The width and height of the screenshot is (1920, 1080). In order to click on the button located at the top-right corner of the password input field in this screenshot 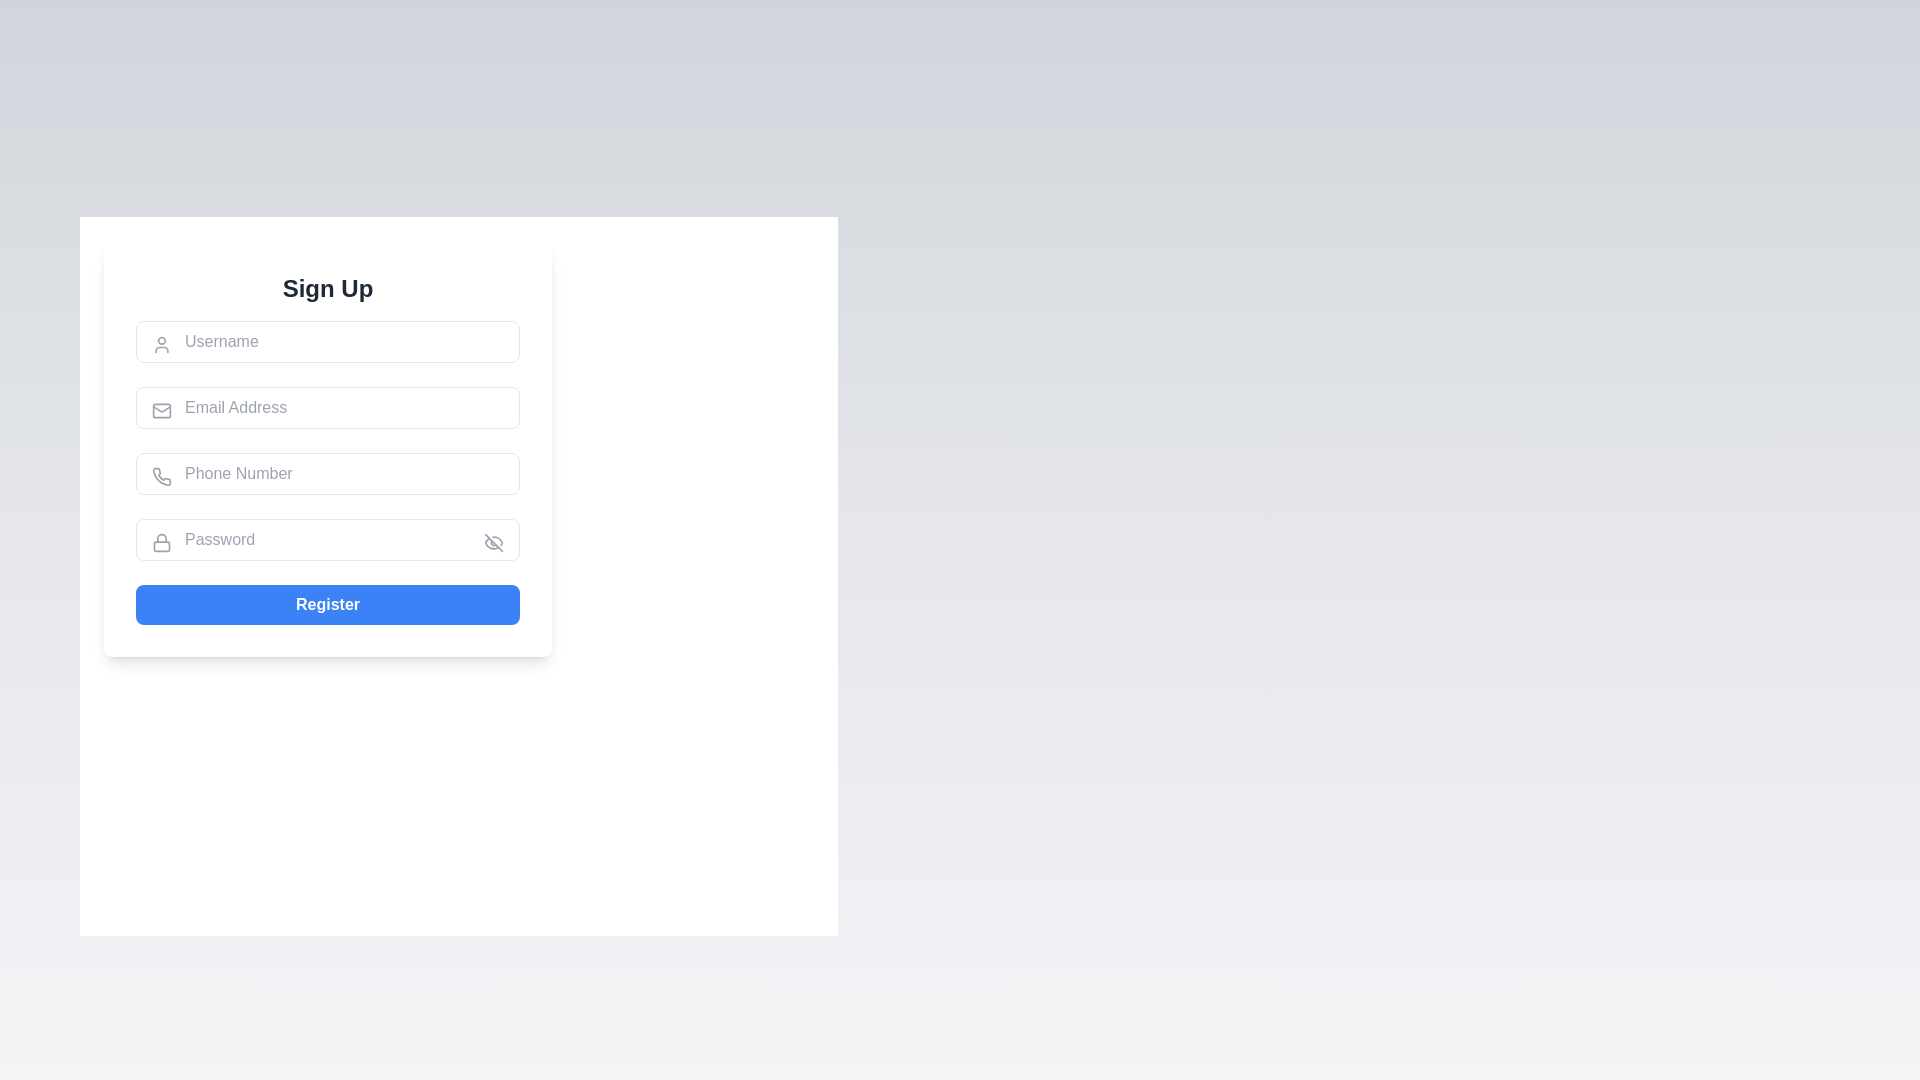, I will do `click(494, 543)`.